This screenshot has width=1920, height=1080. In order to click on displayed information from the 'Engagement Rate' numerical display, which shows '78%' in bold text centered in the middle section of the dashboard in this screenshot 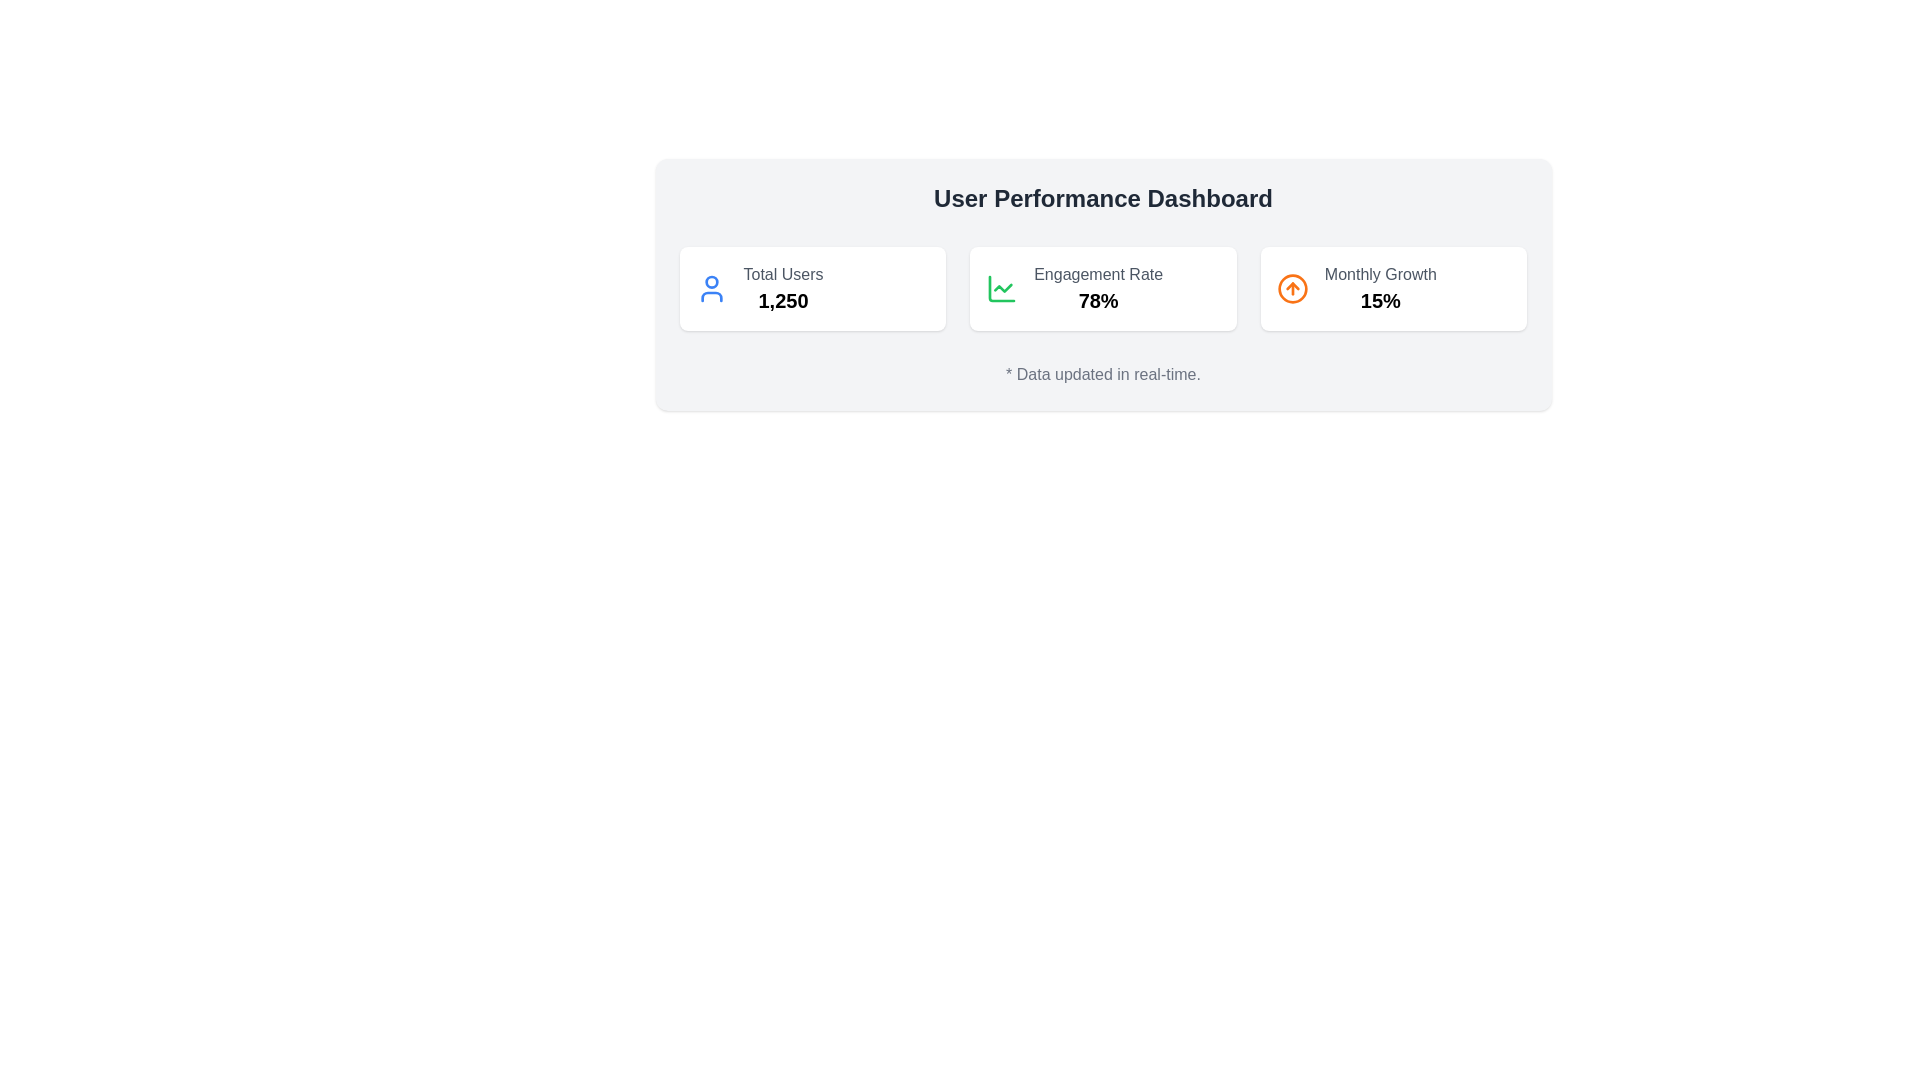, I will do `click(1097, 289)`.